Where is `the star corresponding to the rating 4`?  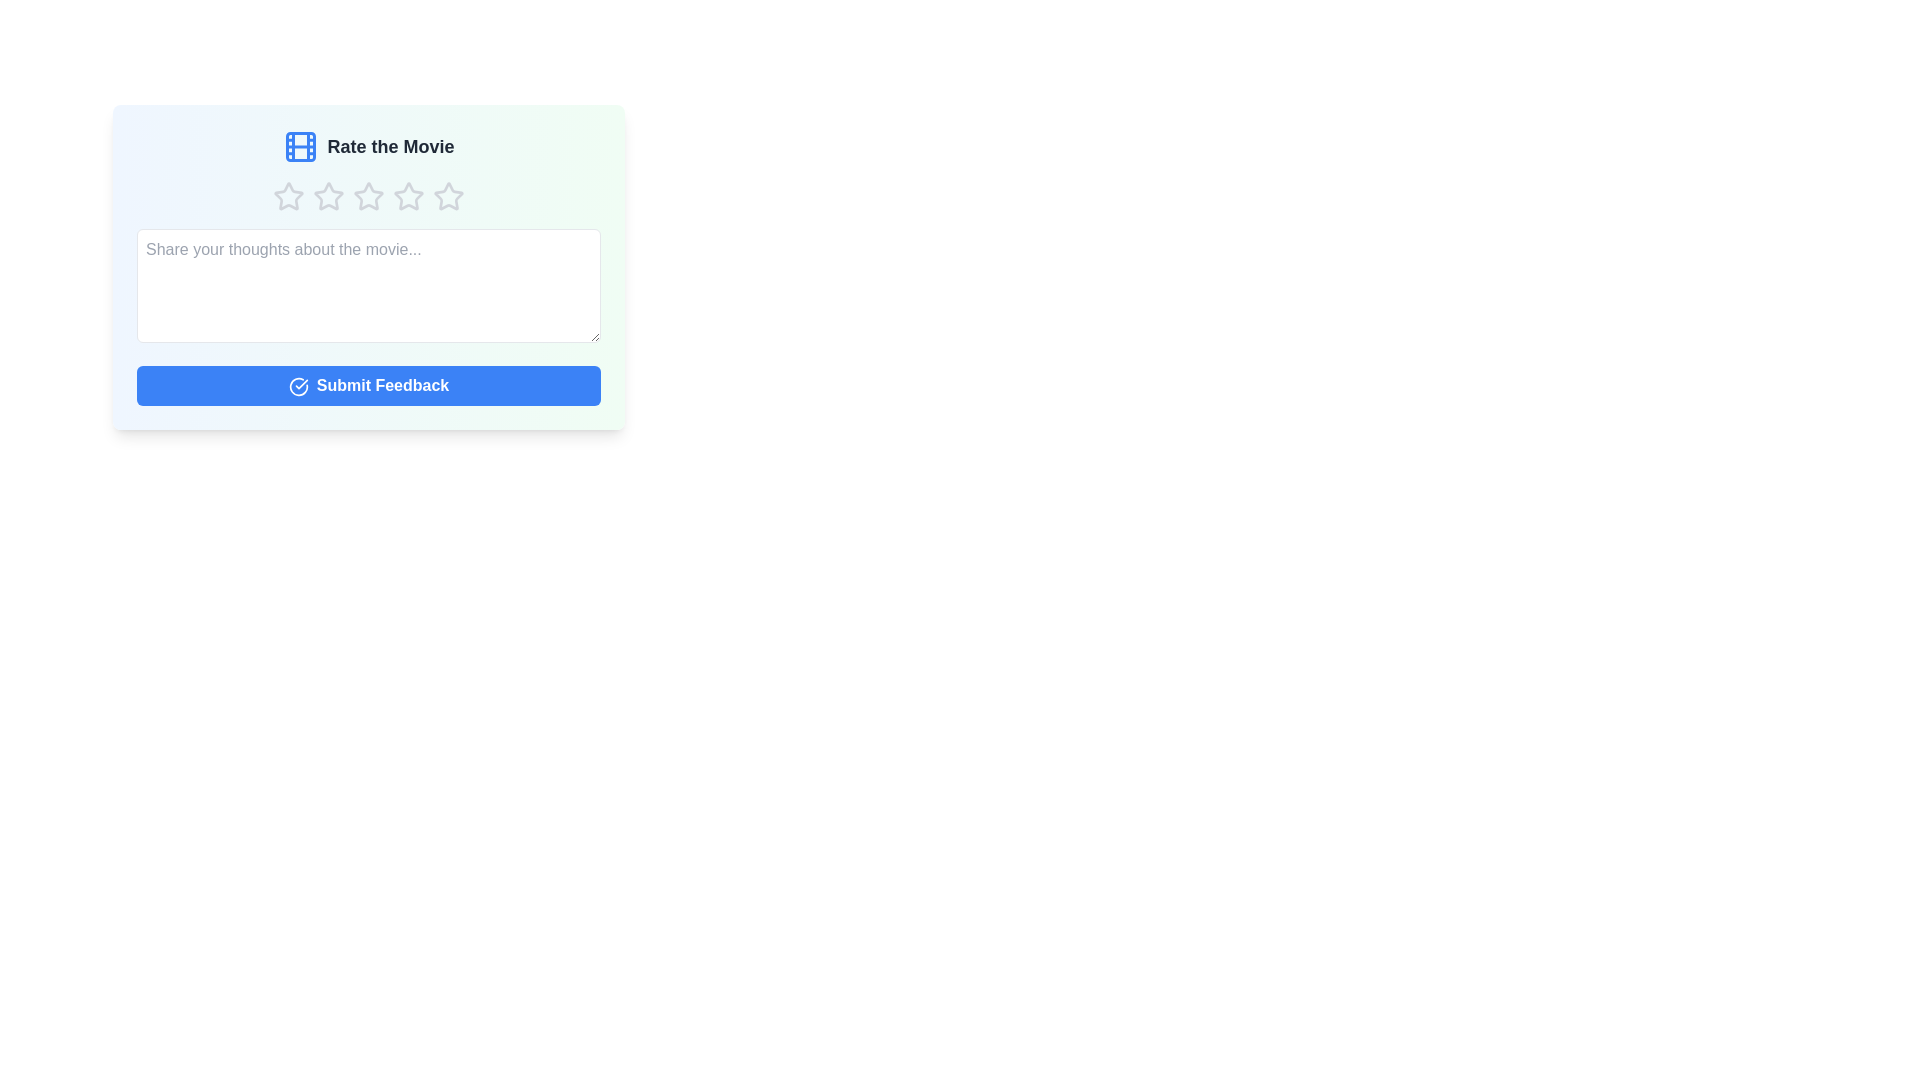 the star corresponding to the rating 4 is located at coordinates (407, 196).